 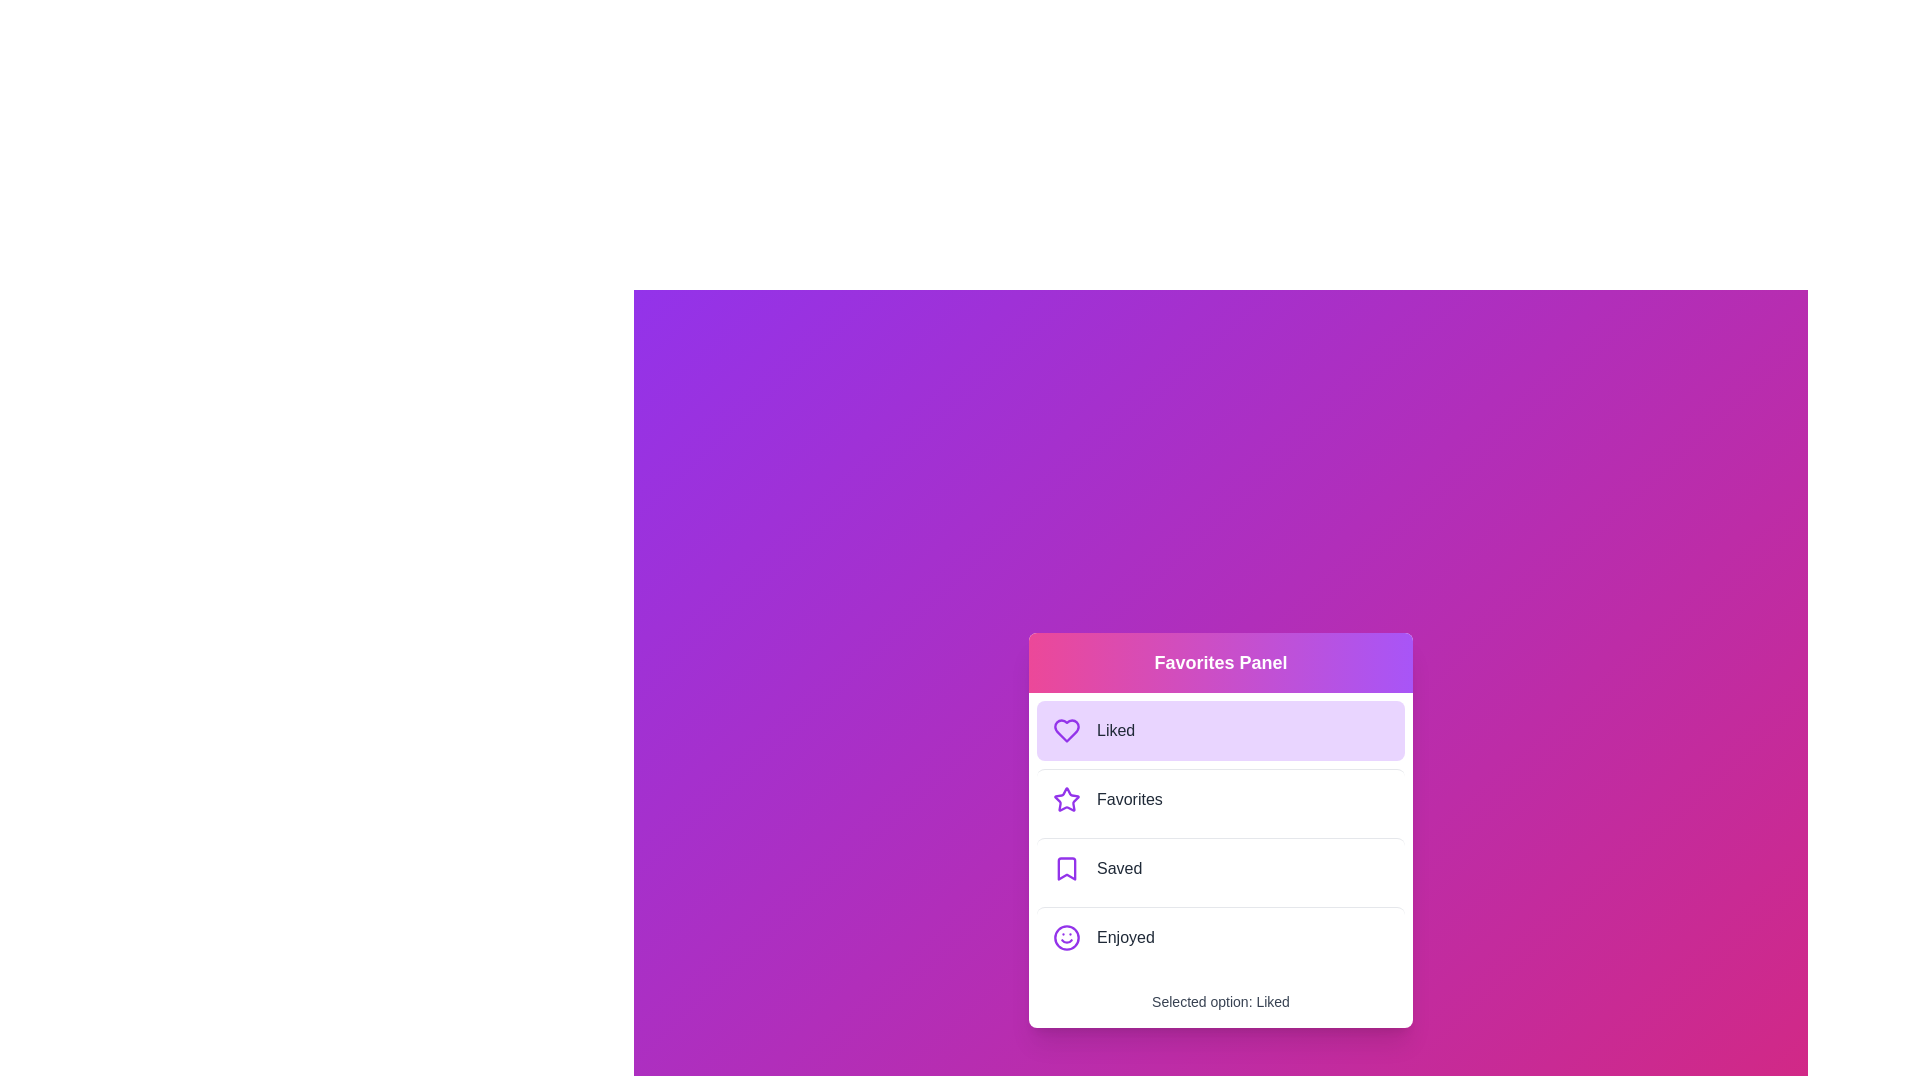 What do you see at coordinates (1219, 730) in the screenshot?
I see `the menu option Liked to observe the hover effect` at bounding box center [1219, 730].